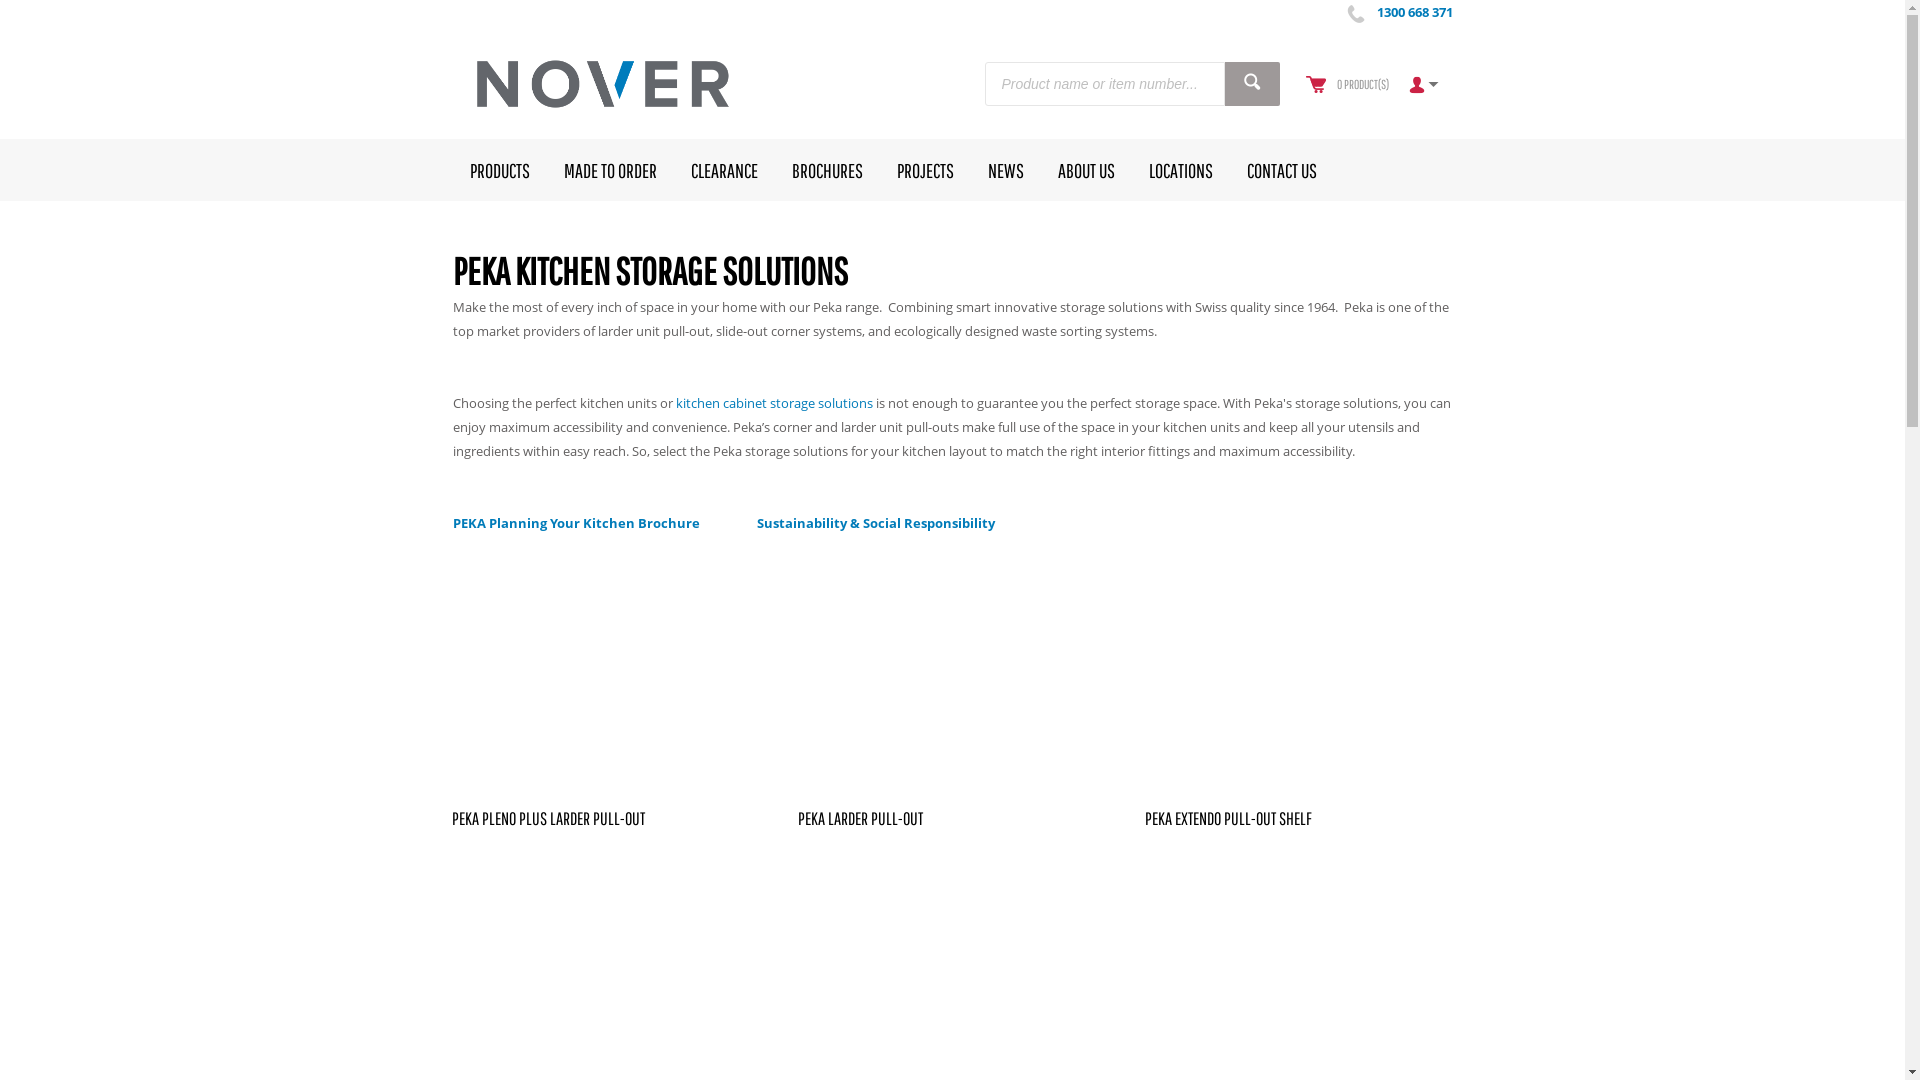  I want to click on 'CLEARANCE', so click(723, 168).